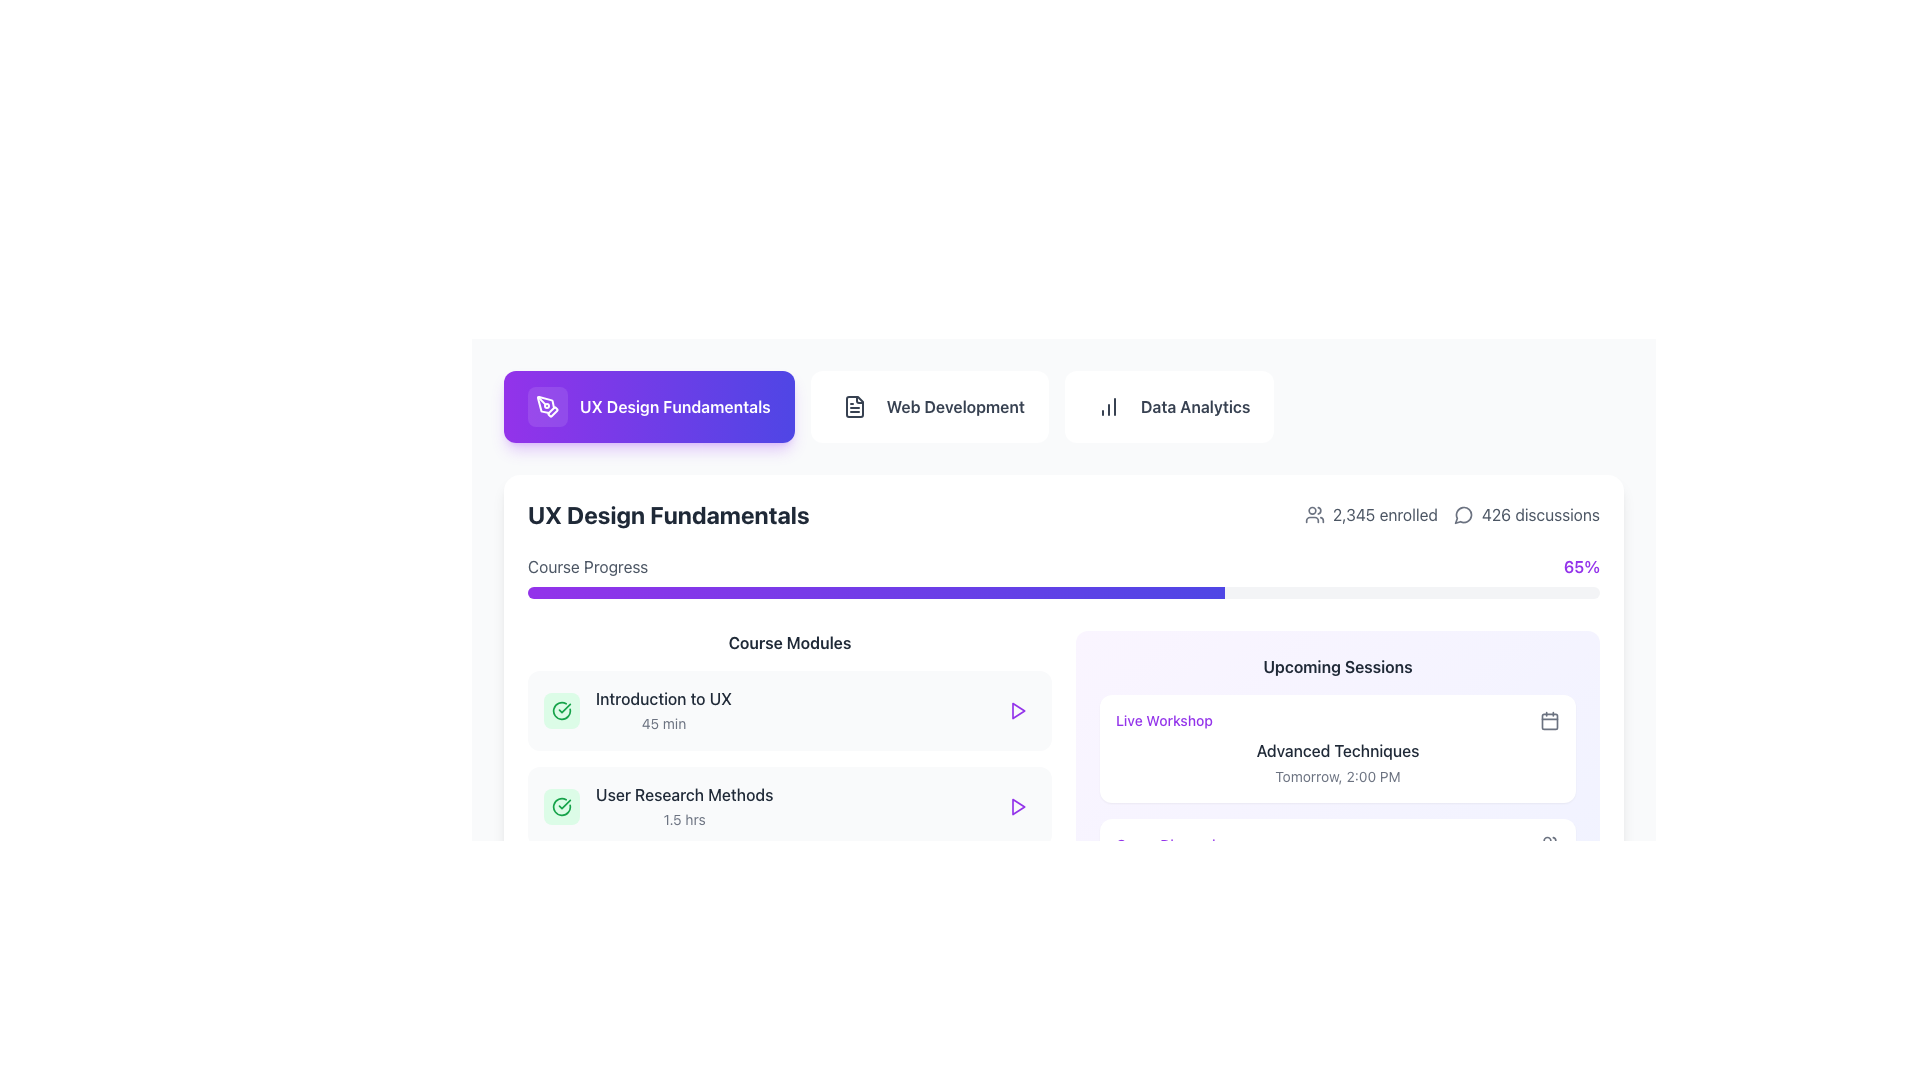 This screenshot has width=1920, height=1080. Describe the element at coordinates (954, 406) in the screenshot. I see `the right-most label element that indicates the content or context of the current view or section` at that location.